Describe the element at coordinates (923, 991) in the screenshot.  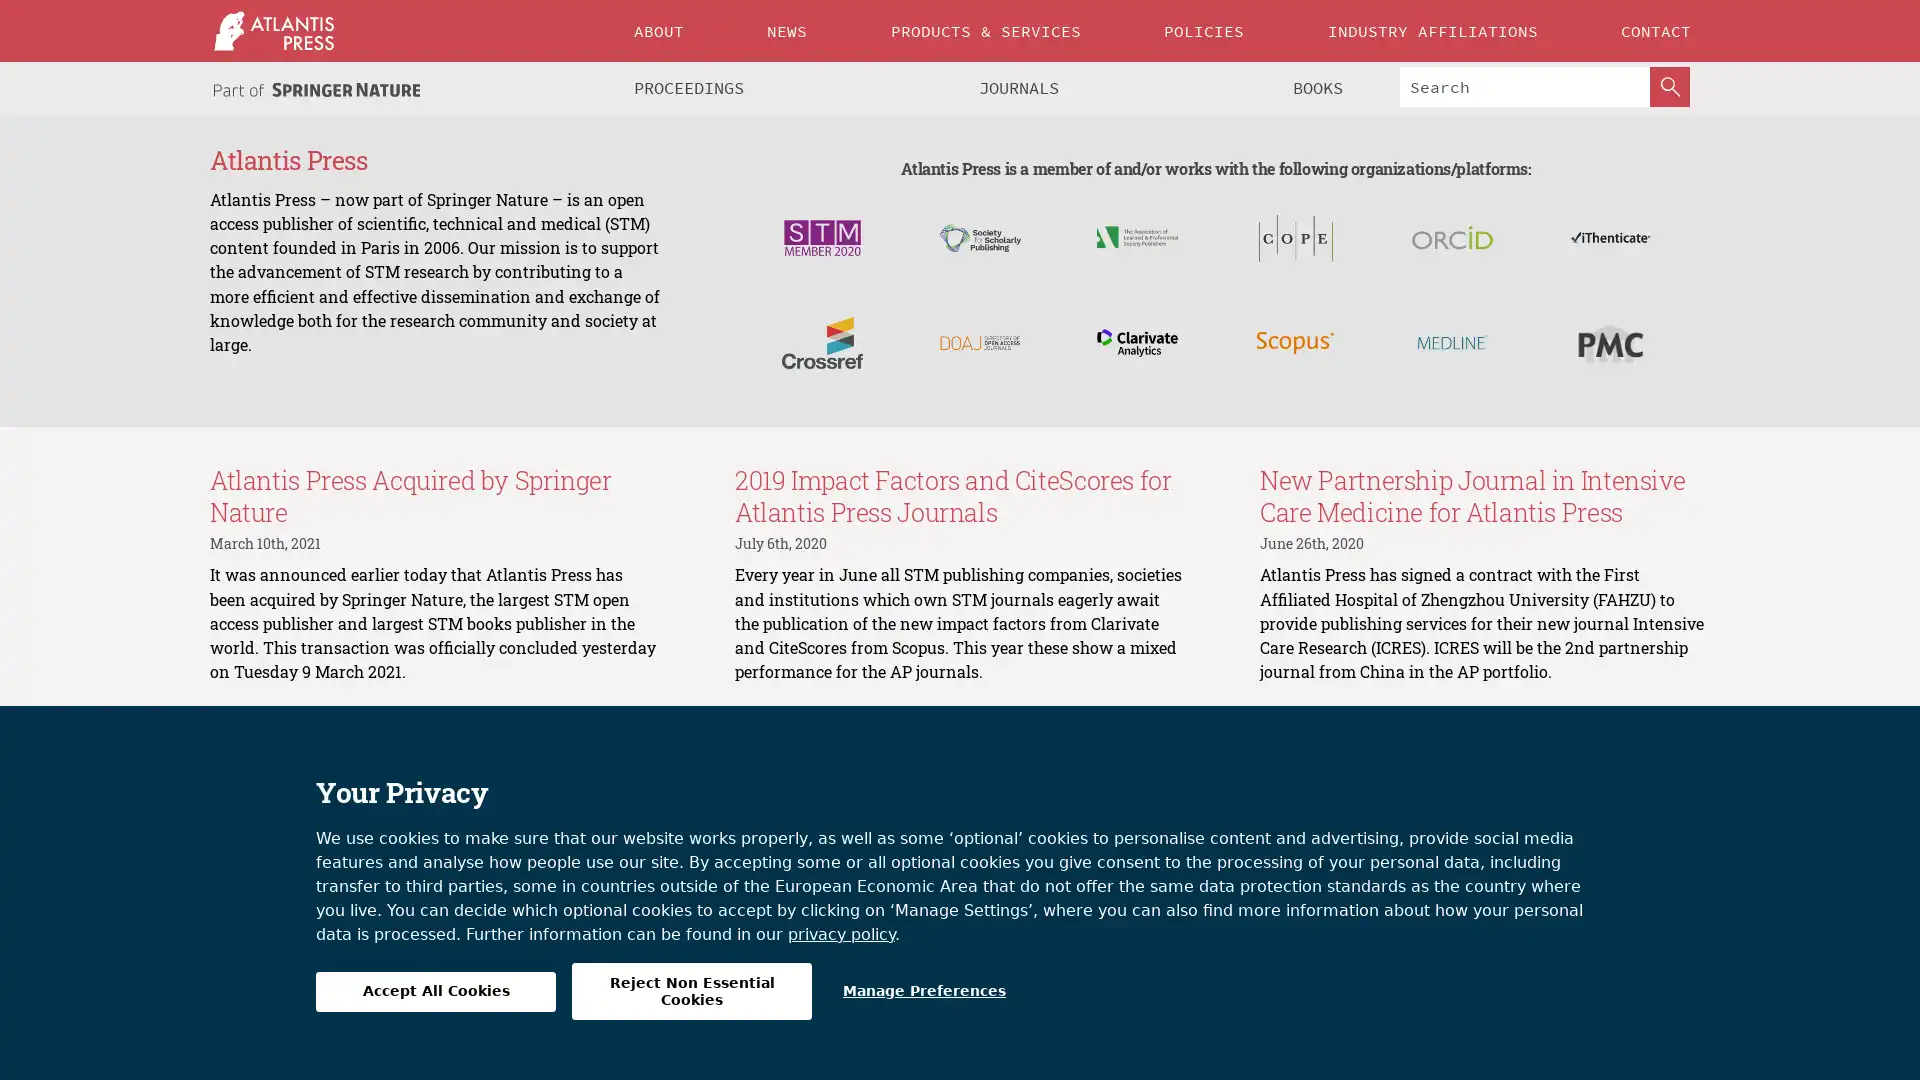
I see `Manage Preferences` at that location.